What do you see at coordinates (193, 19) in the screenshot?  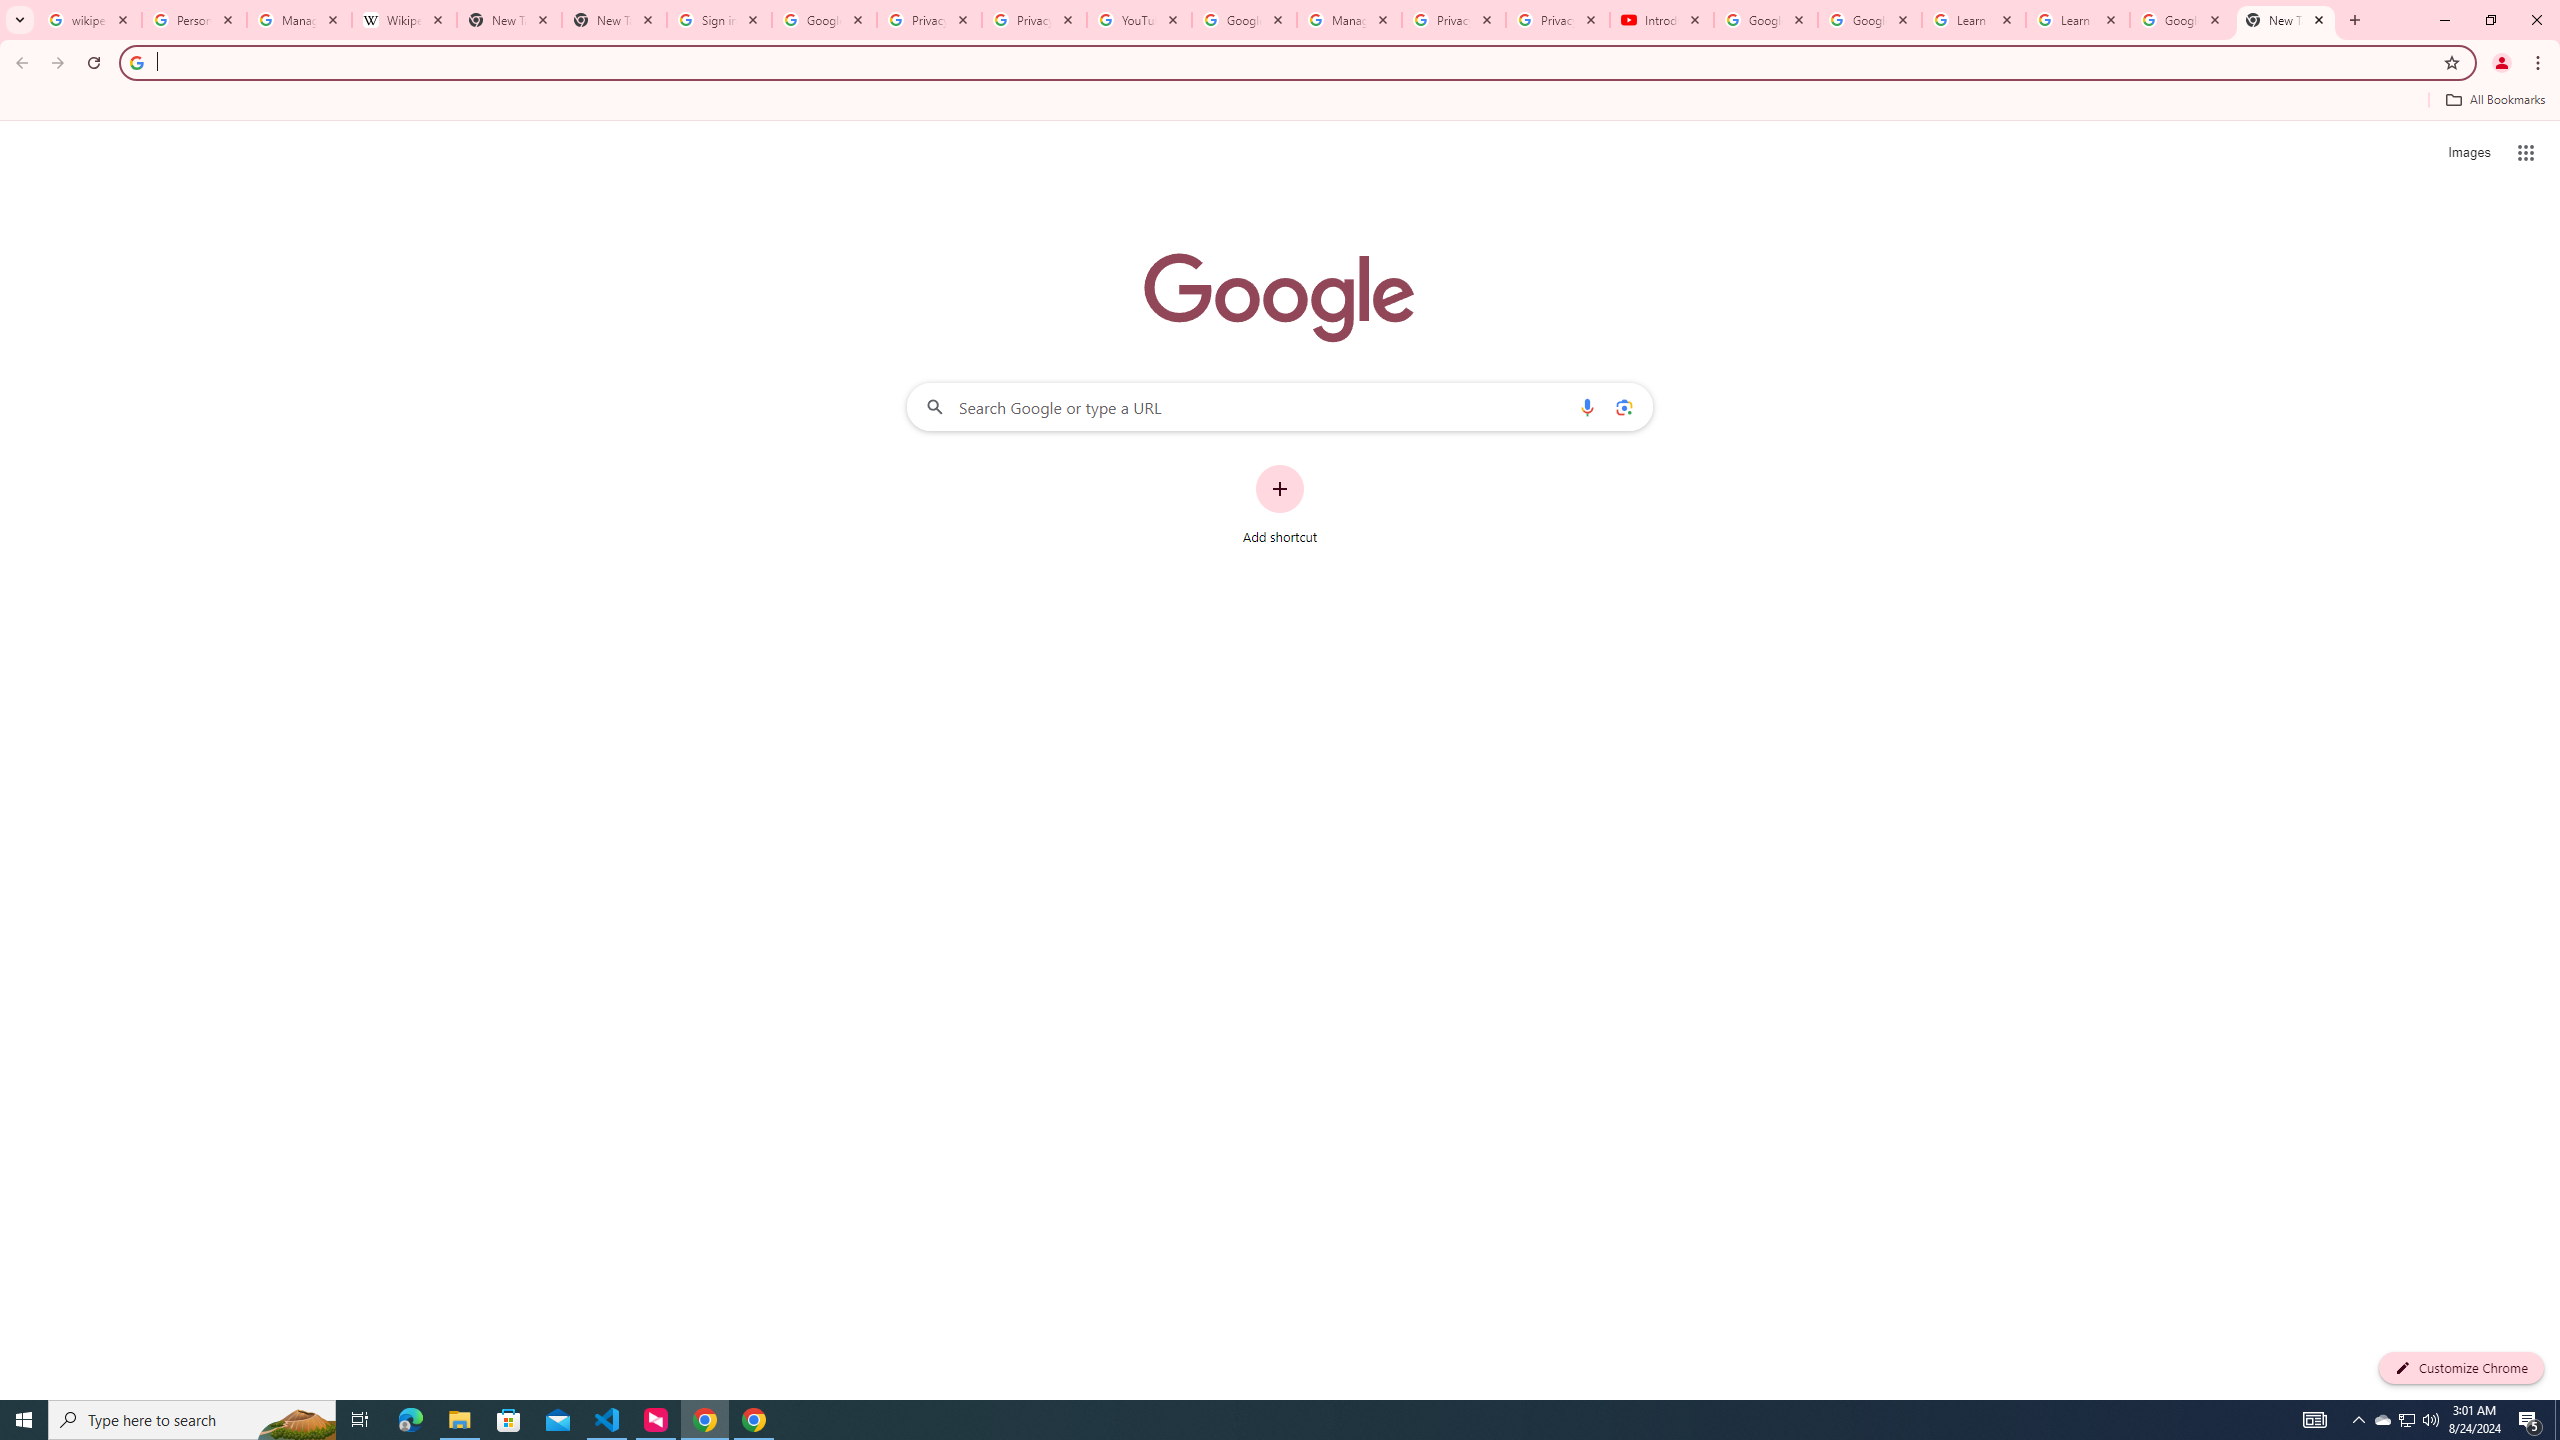 I see `'Personalization & Google Search results - Google Search Help'` at bounding box center [193, 19].